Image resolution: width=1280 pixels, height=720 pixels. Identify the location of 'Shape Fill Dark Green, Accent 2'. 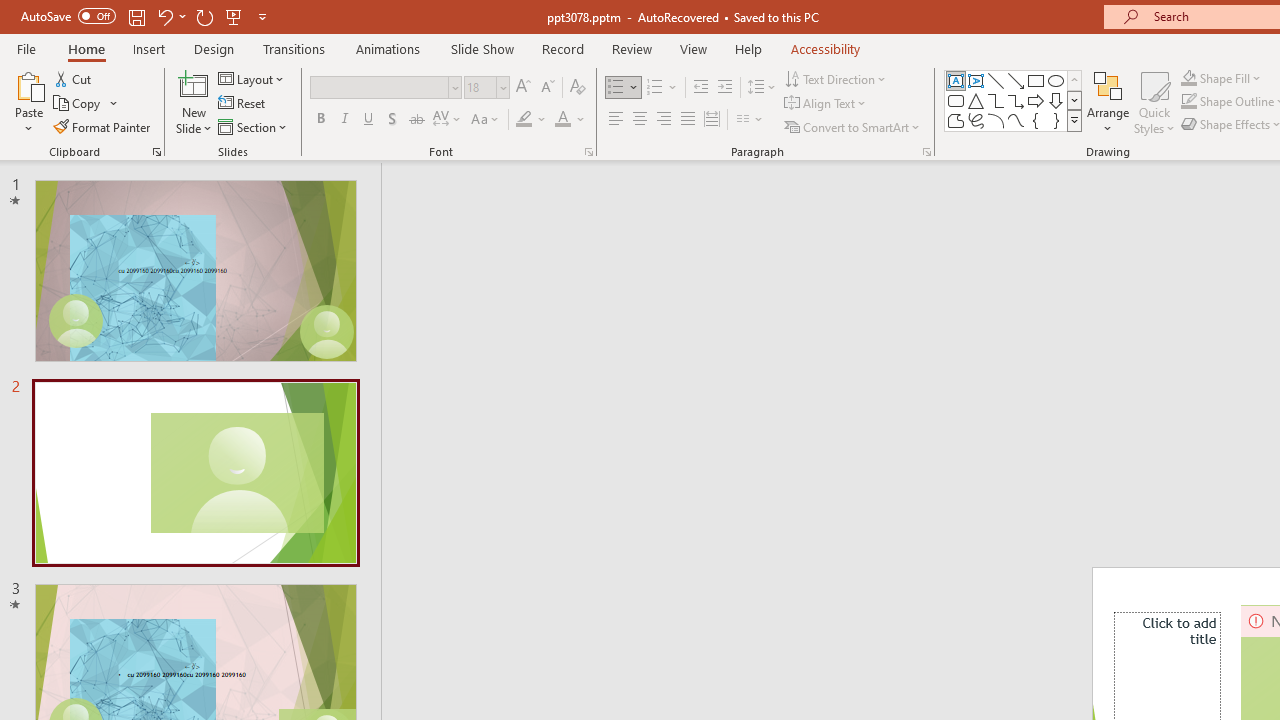
(1189, 77).